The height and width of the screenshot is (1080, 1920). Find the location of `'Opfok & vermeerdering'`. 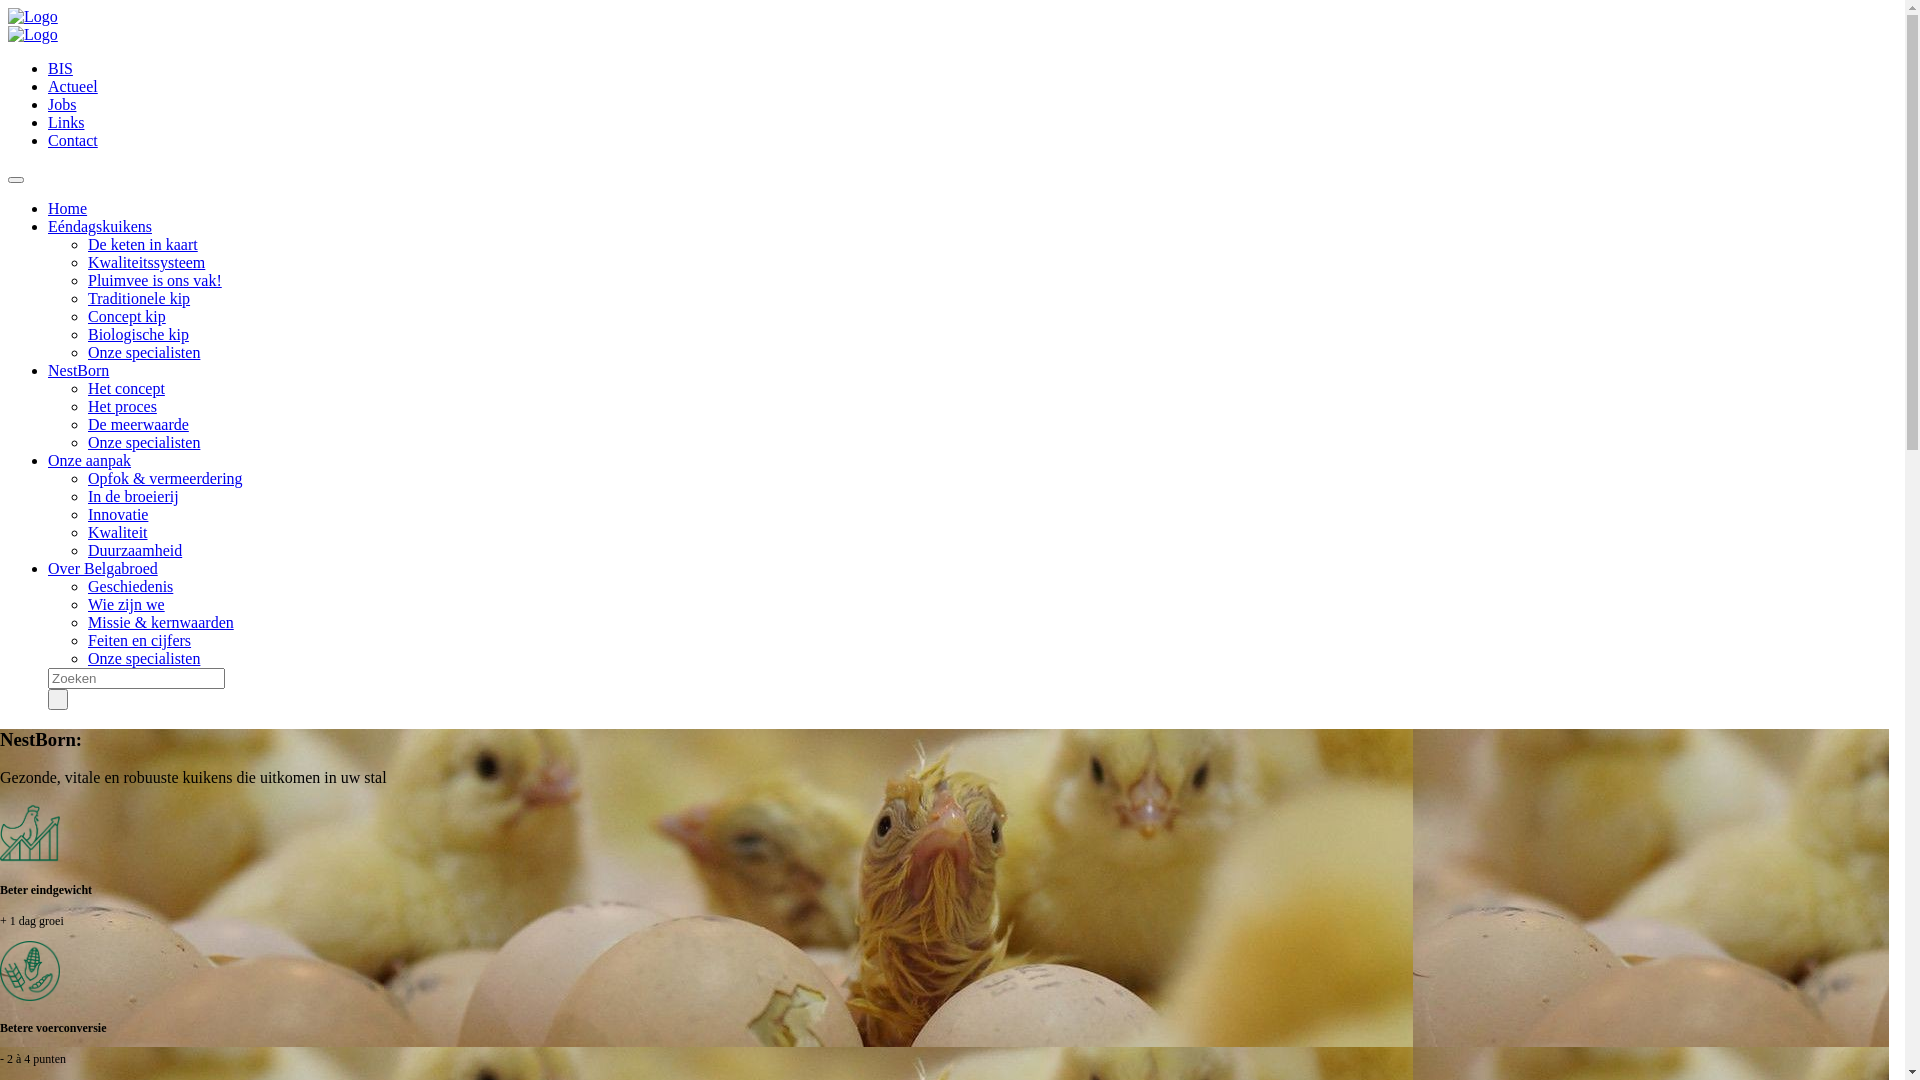

'Opfok & vermeerdering' is located at coordinates (165, 478).